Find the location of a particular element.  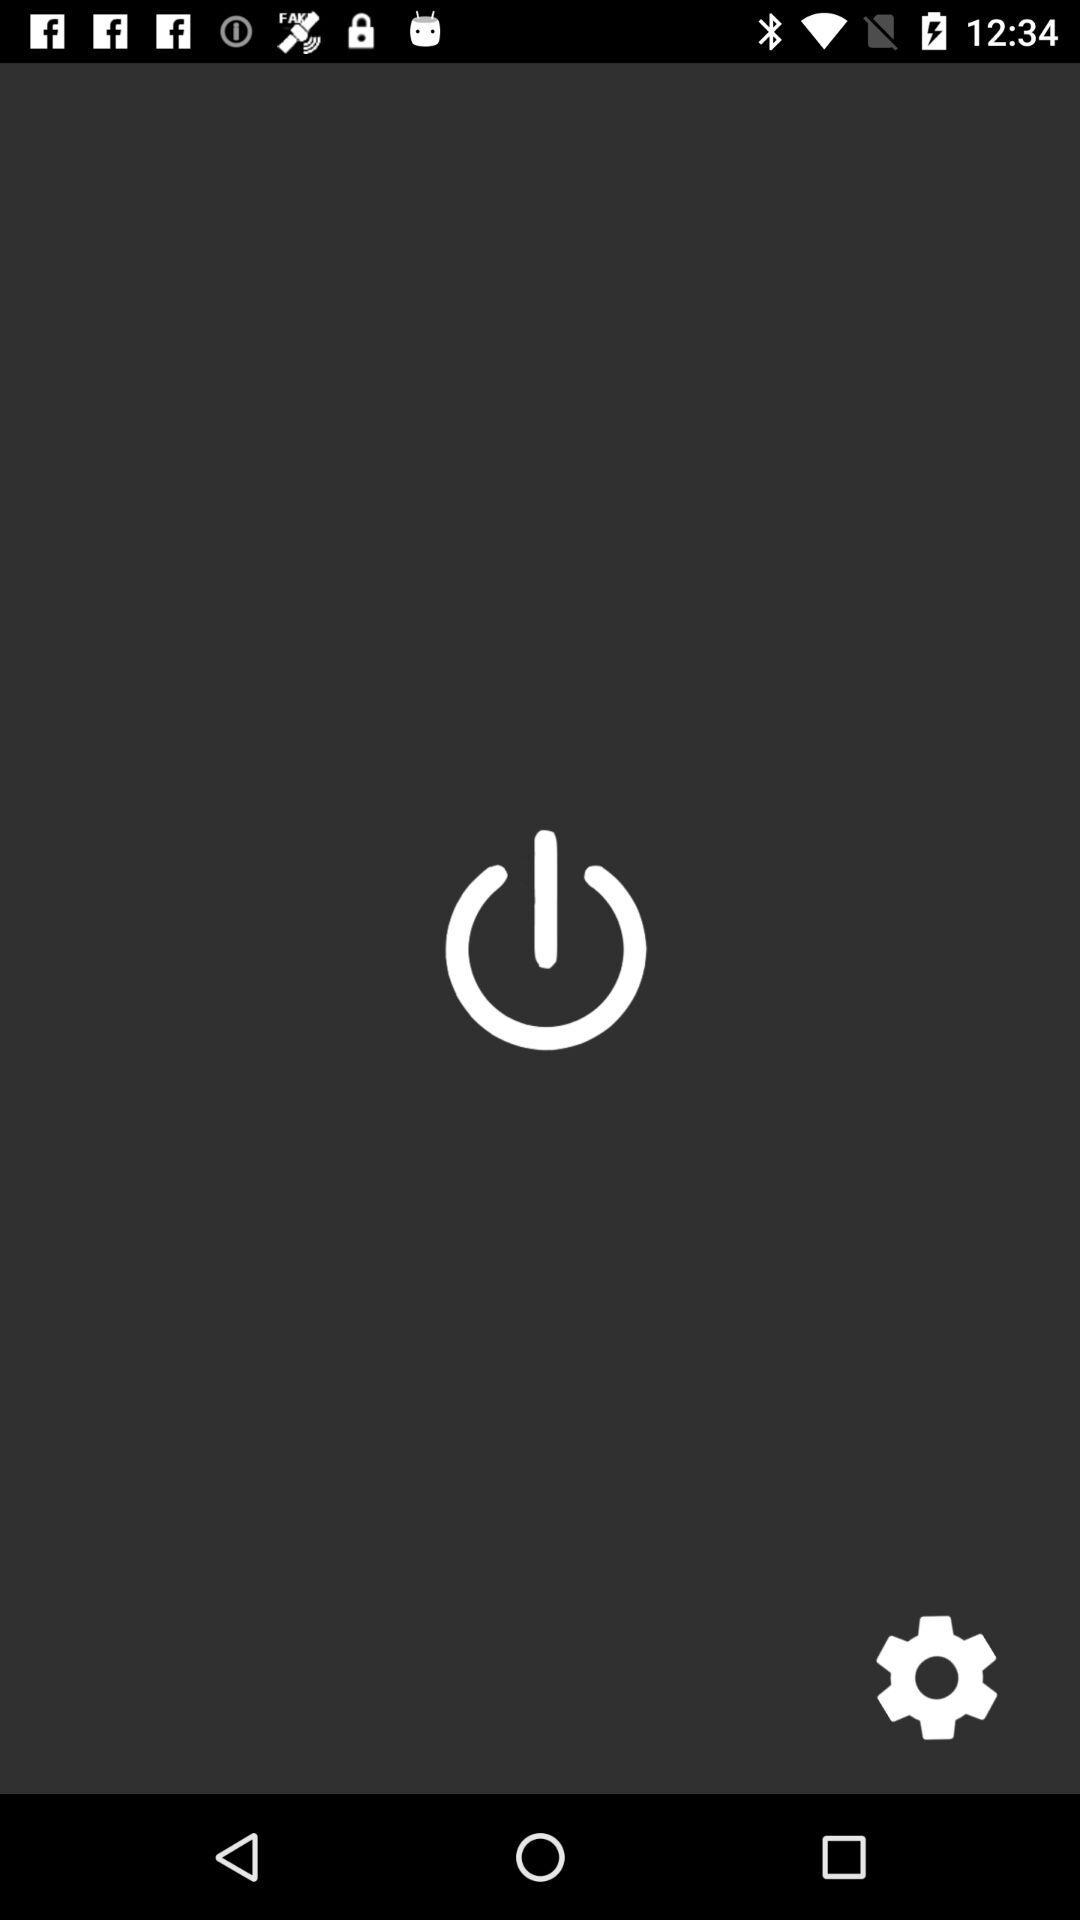

the settings icon is located at coordinates (936, 1677).